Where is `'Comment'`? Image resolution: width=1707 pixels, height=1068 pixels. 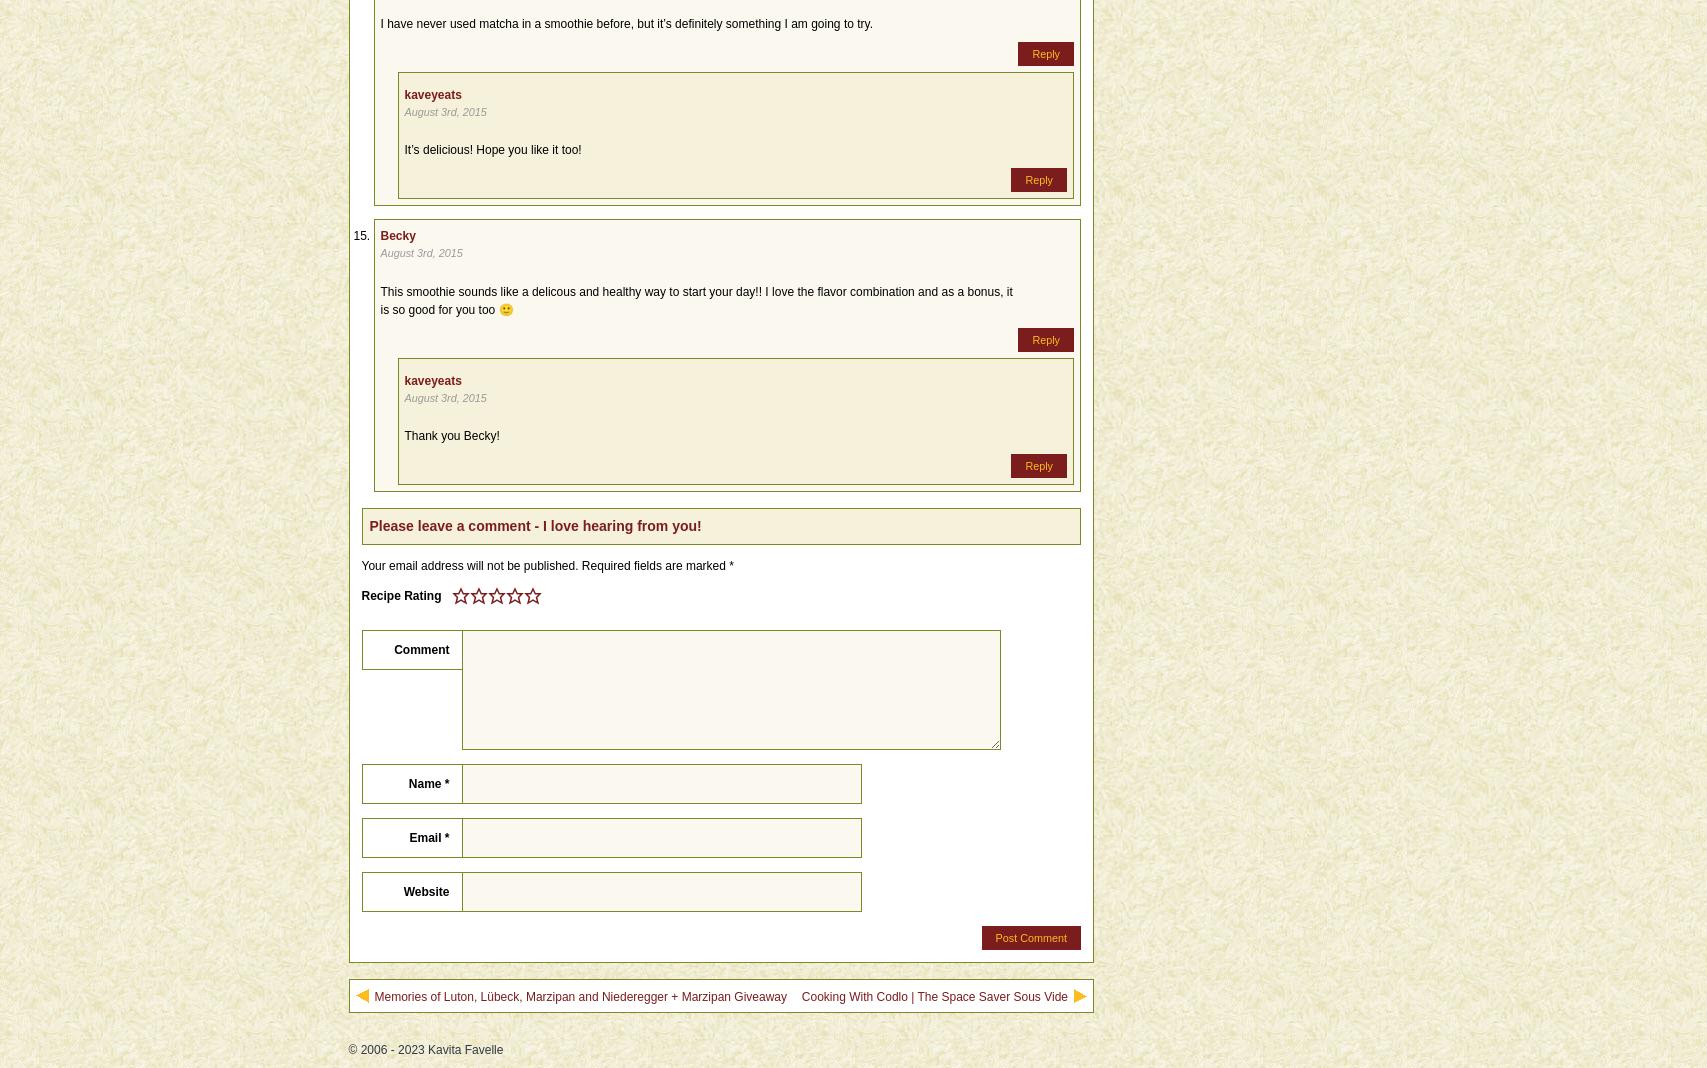
'Comment' is located at coordinates (421, 648).